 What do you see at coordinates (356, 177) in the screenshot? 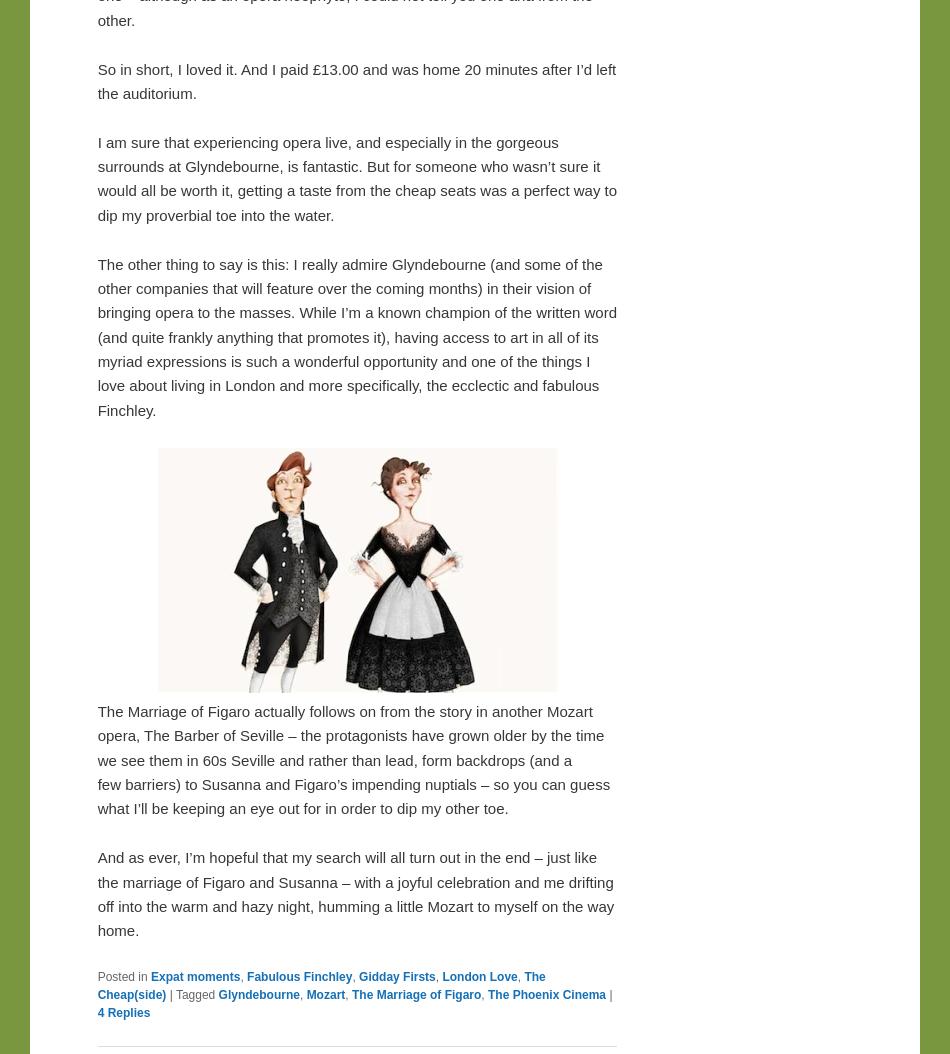
I see `'I am sure that experiencing opera live, and especially in the gorgeous surrounds at Glyndebourne, is fantastic. But for someone who wasn’t sure it would all be worth it, getting a taste from the cheap seats was a perfect way to dip my proverbial toe into the water.'` at bounding box center [356, 177].